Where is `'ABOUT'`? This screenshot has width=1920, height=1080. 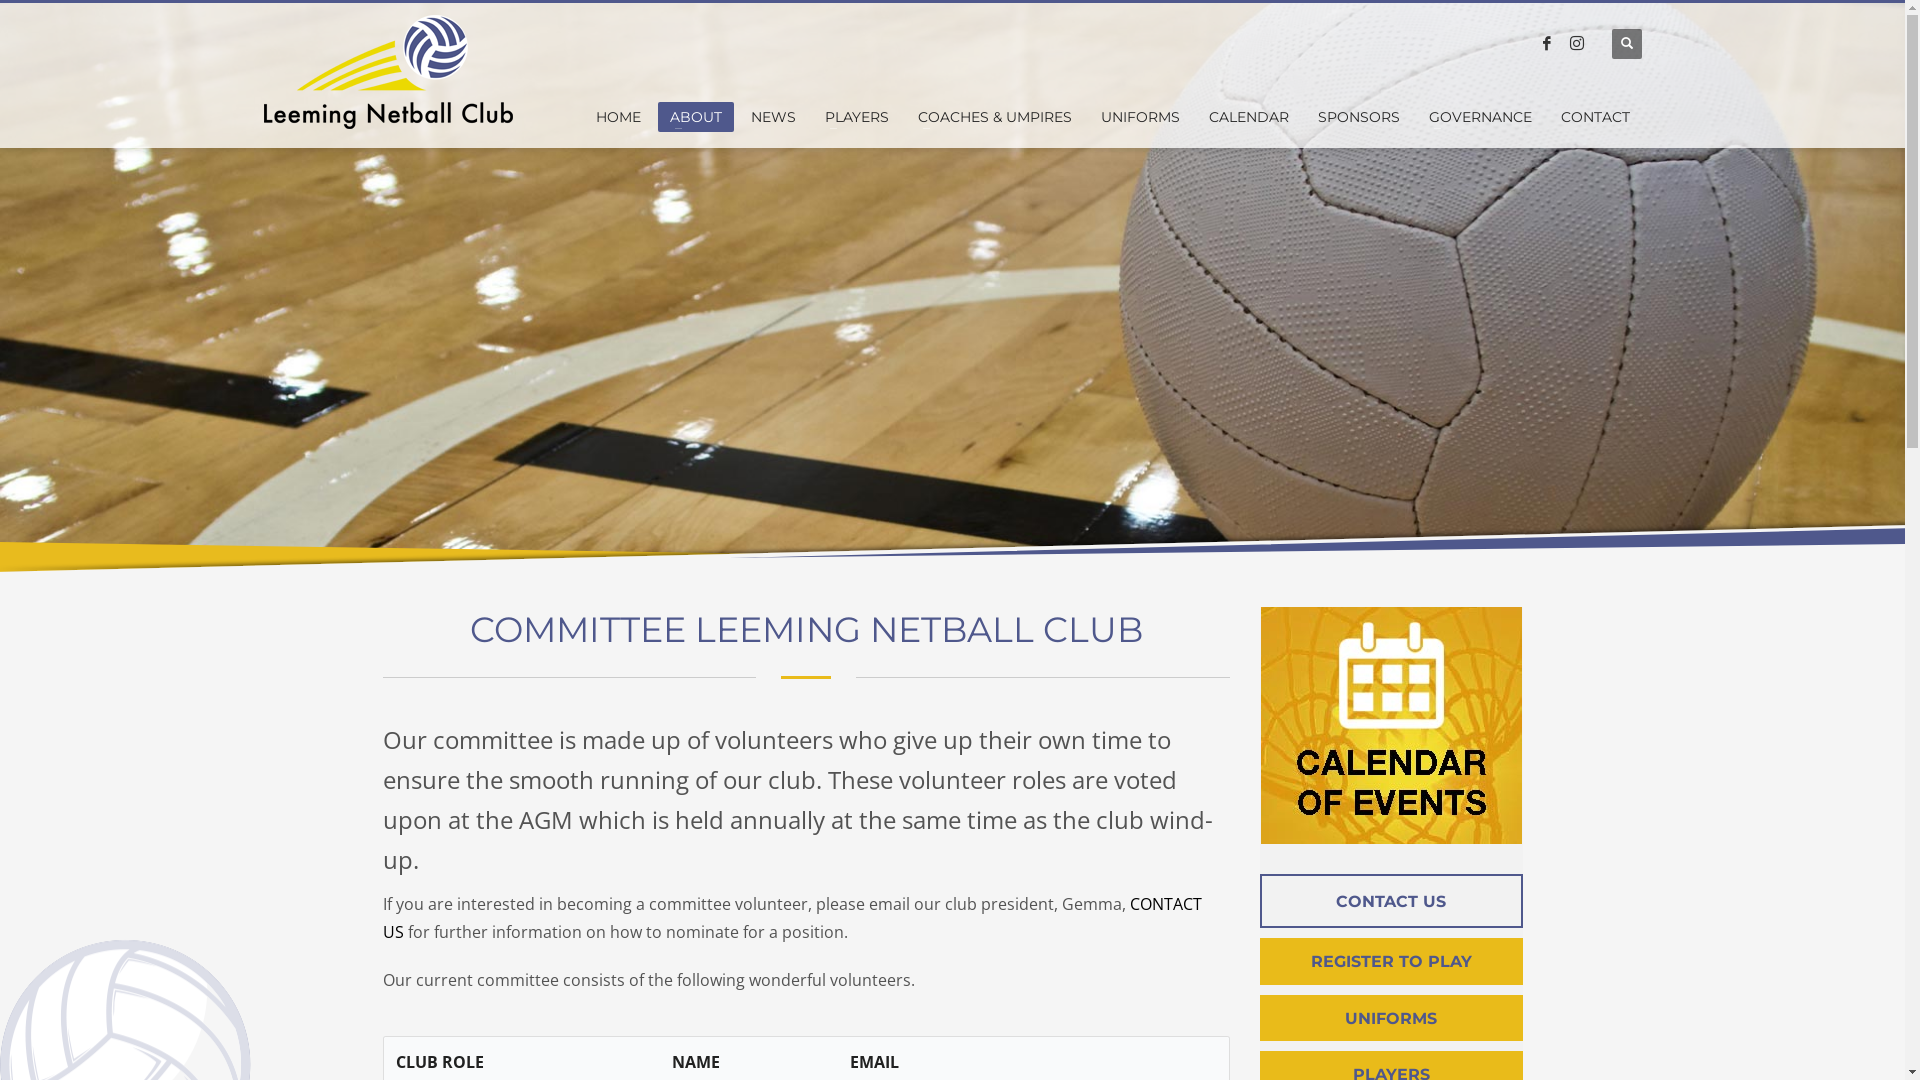
'ABOUT' is located at coordinates (696, 116).